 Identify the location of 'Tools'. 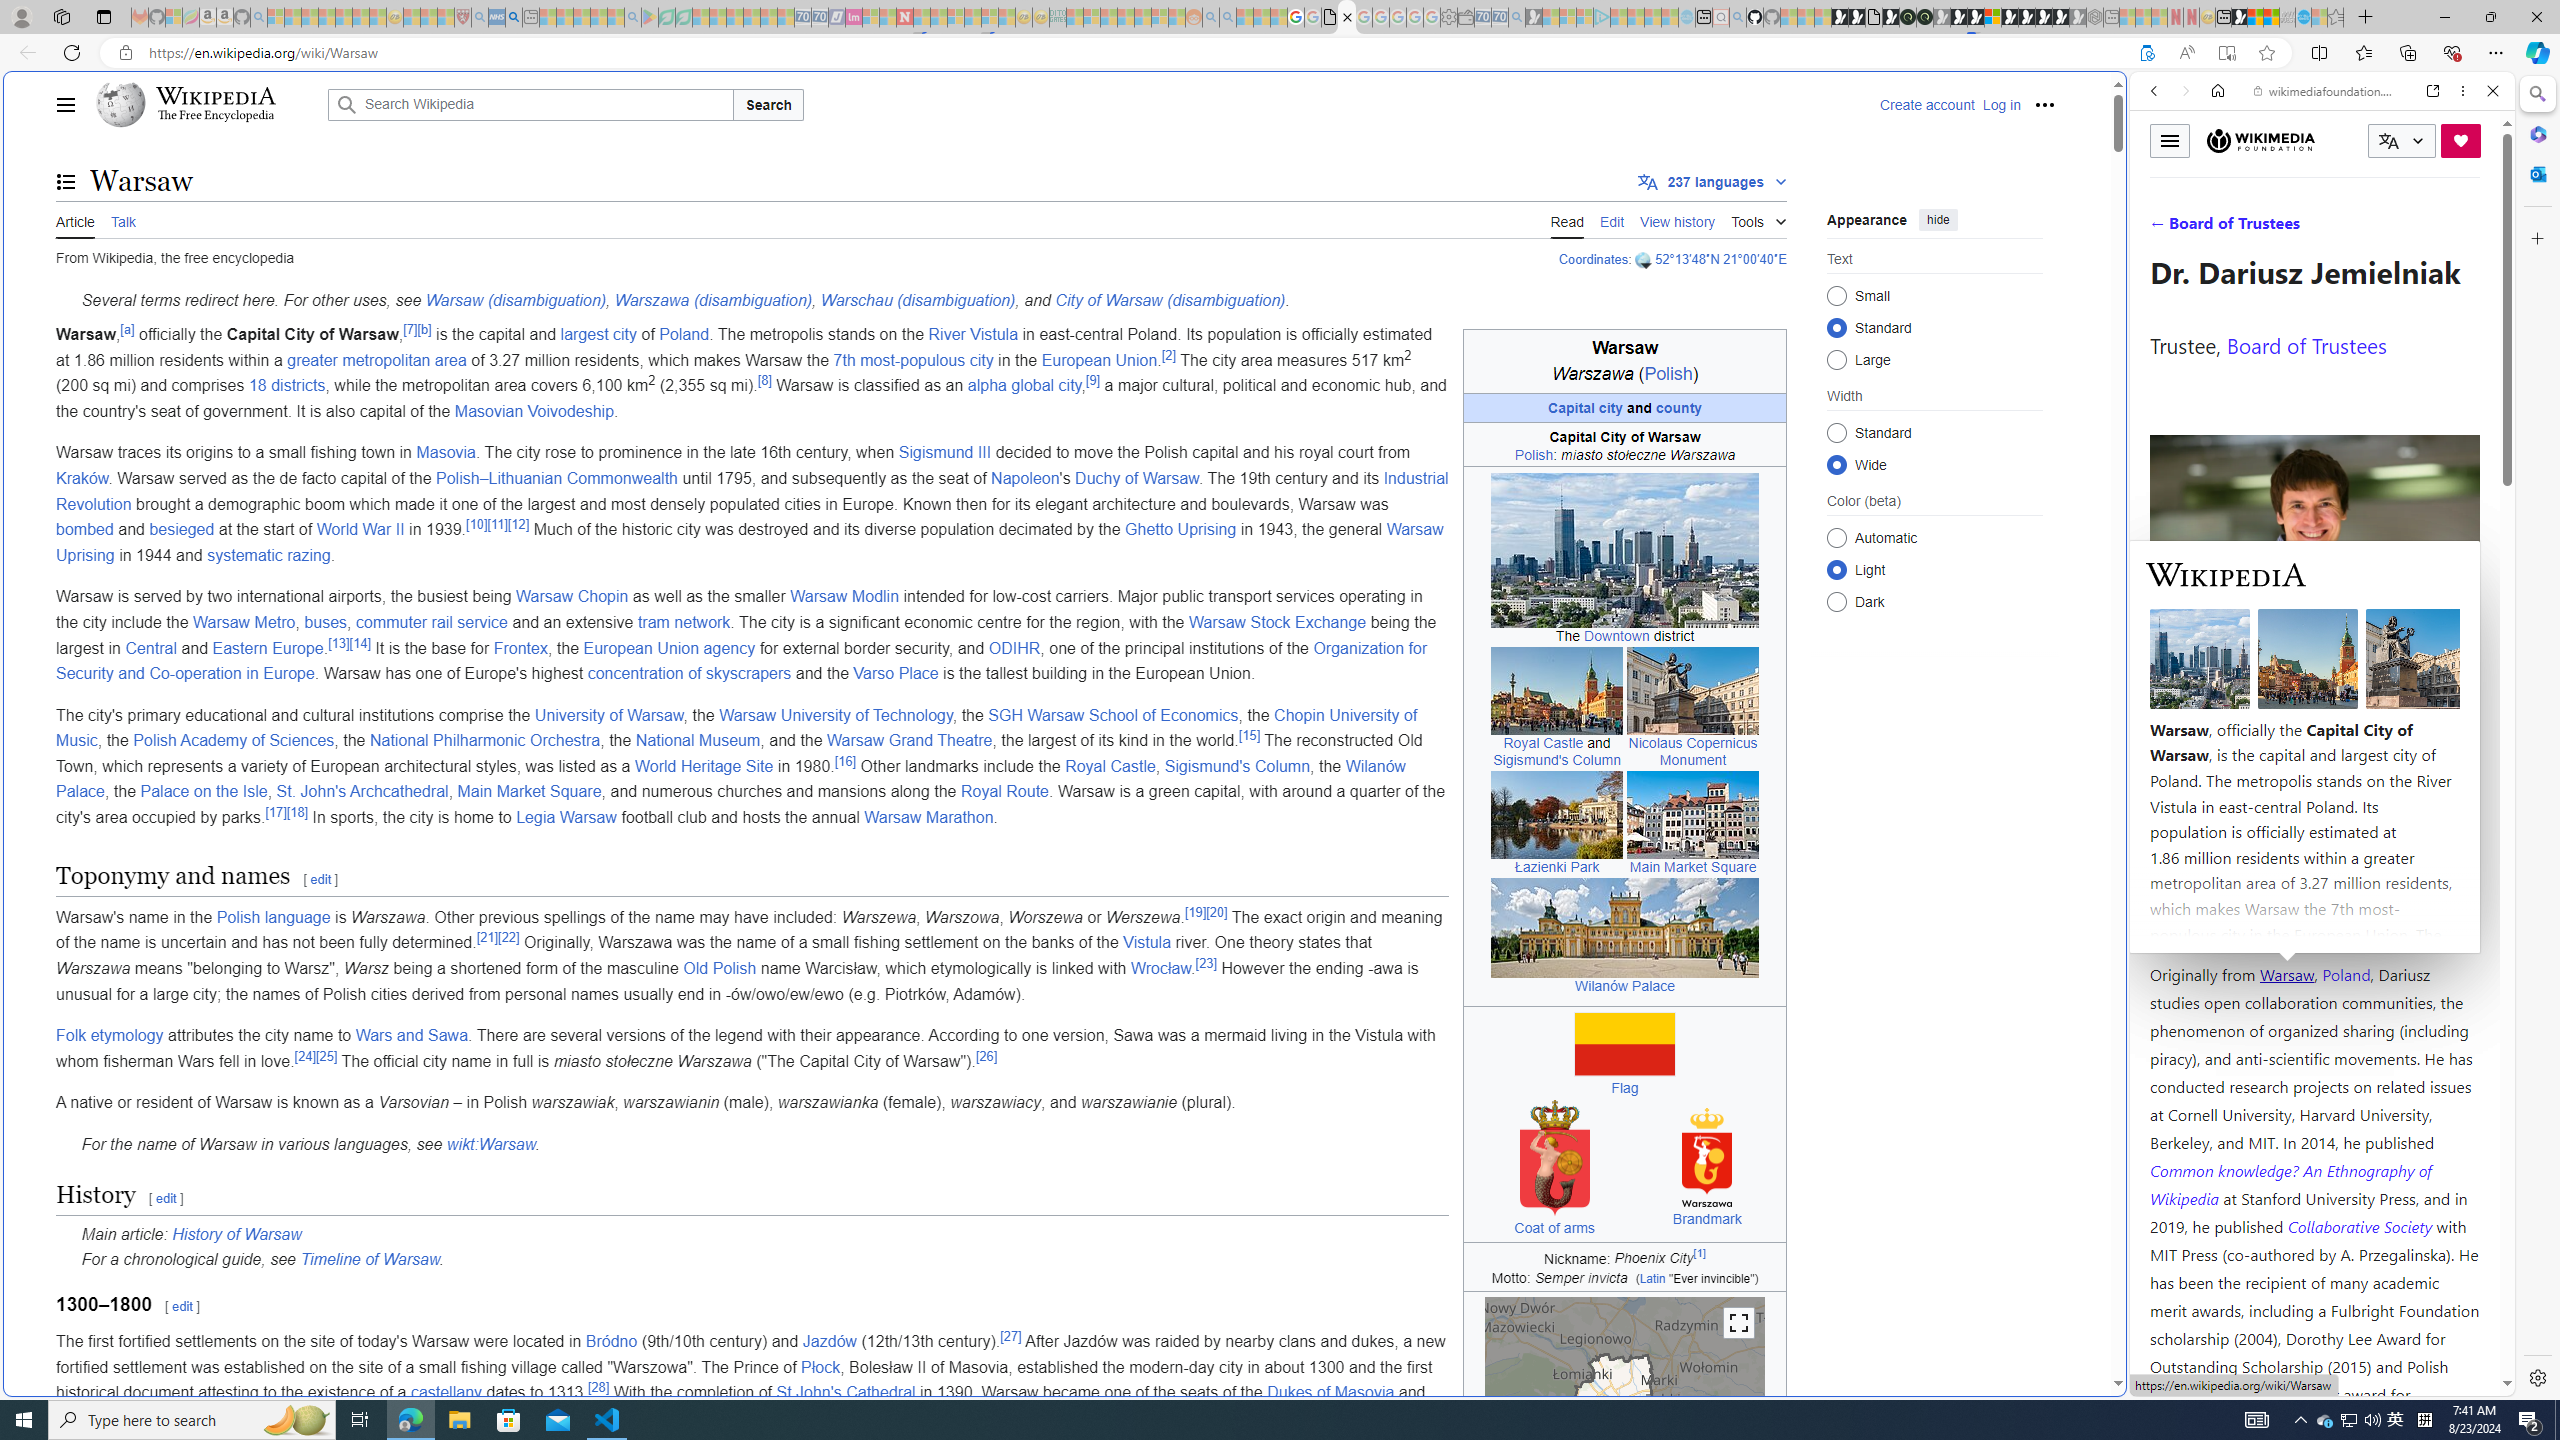
(1757, 218).